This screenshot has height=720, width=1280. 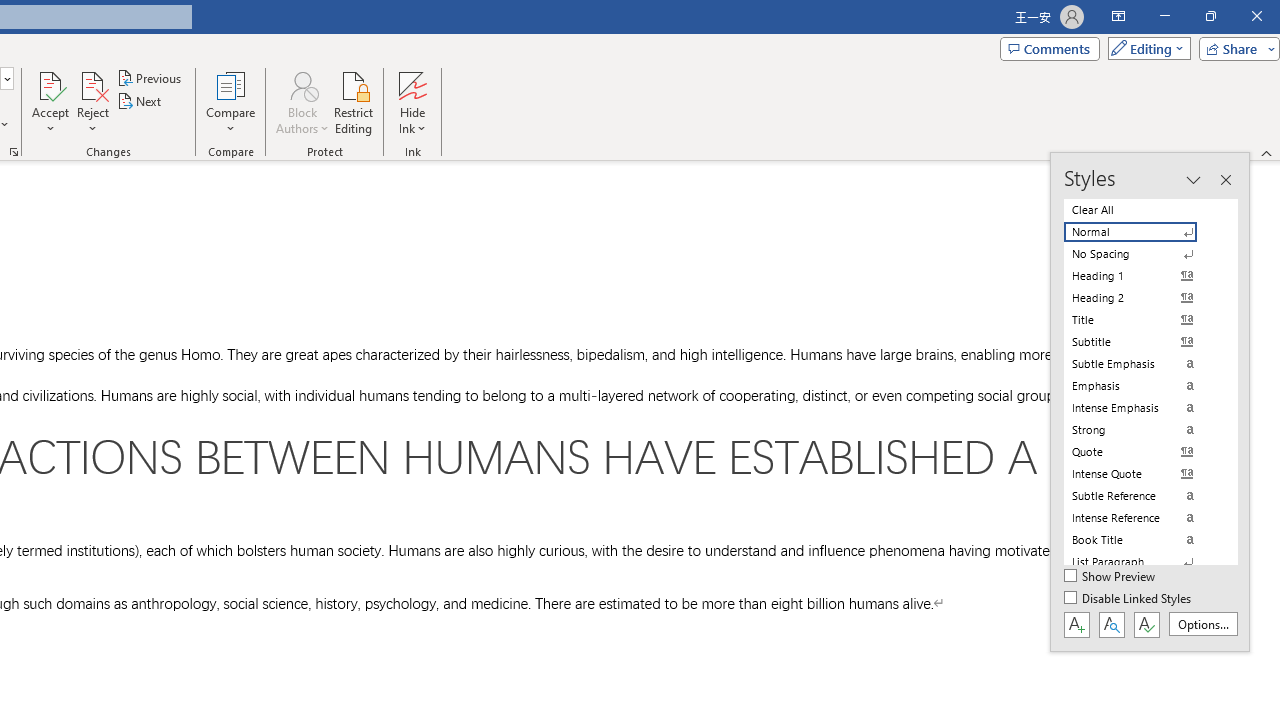 What do you see at coordinates (1142, 540) in the screenshot?
I see `'Book Title'` at bounding box center [1142, 540].